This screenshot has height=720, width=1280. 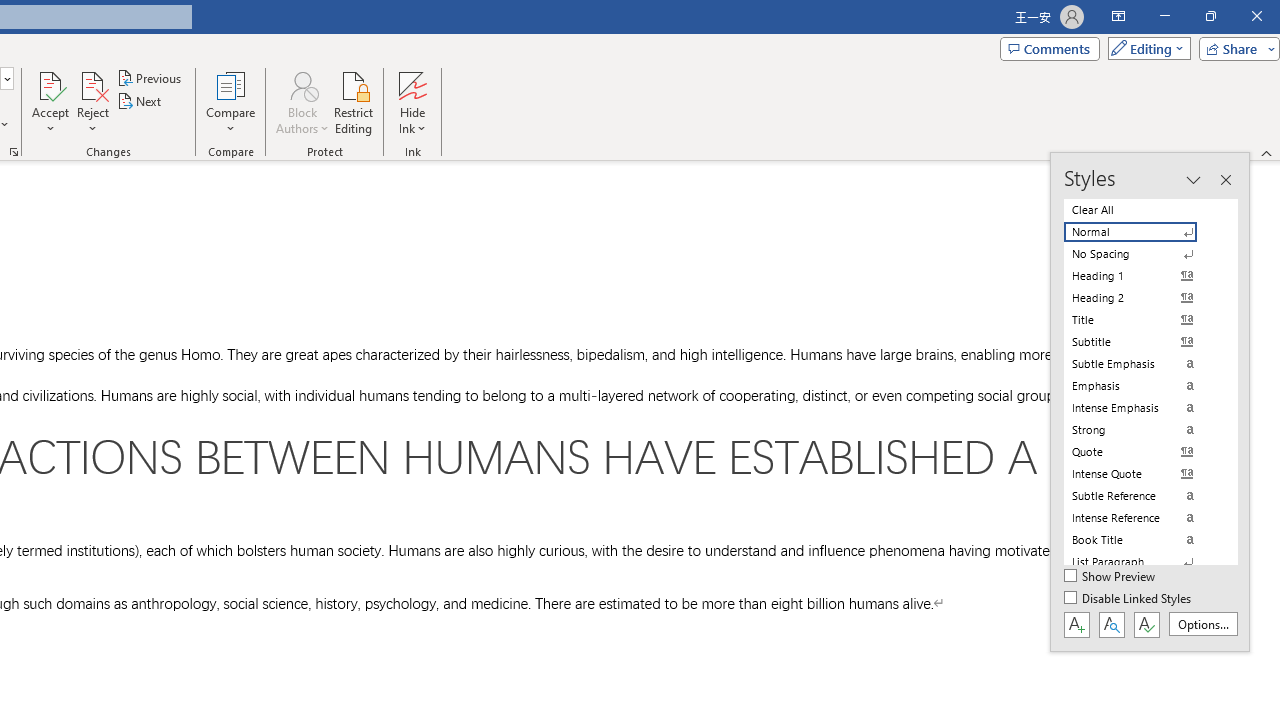 What do you see at coordinates (1142, 540) in the screenshot?
I see `'Book Title'` at bounding box center [1142, 540].